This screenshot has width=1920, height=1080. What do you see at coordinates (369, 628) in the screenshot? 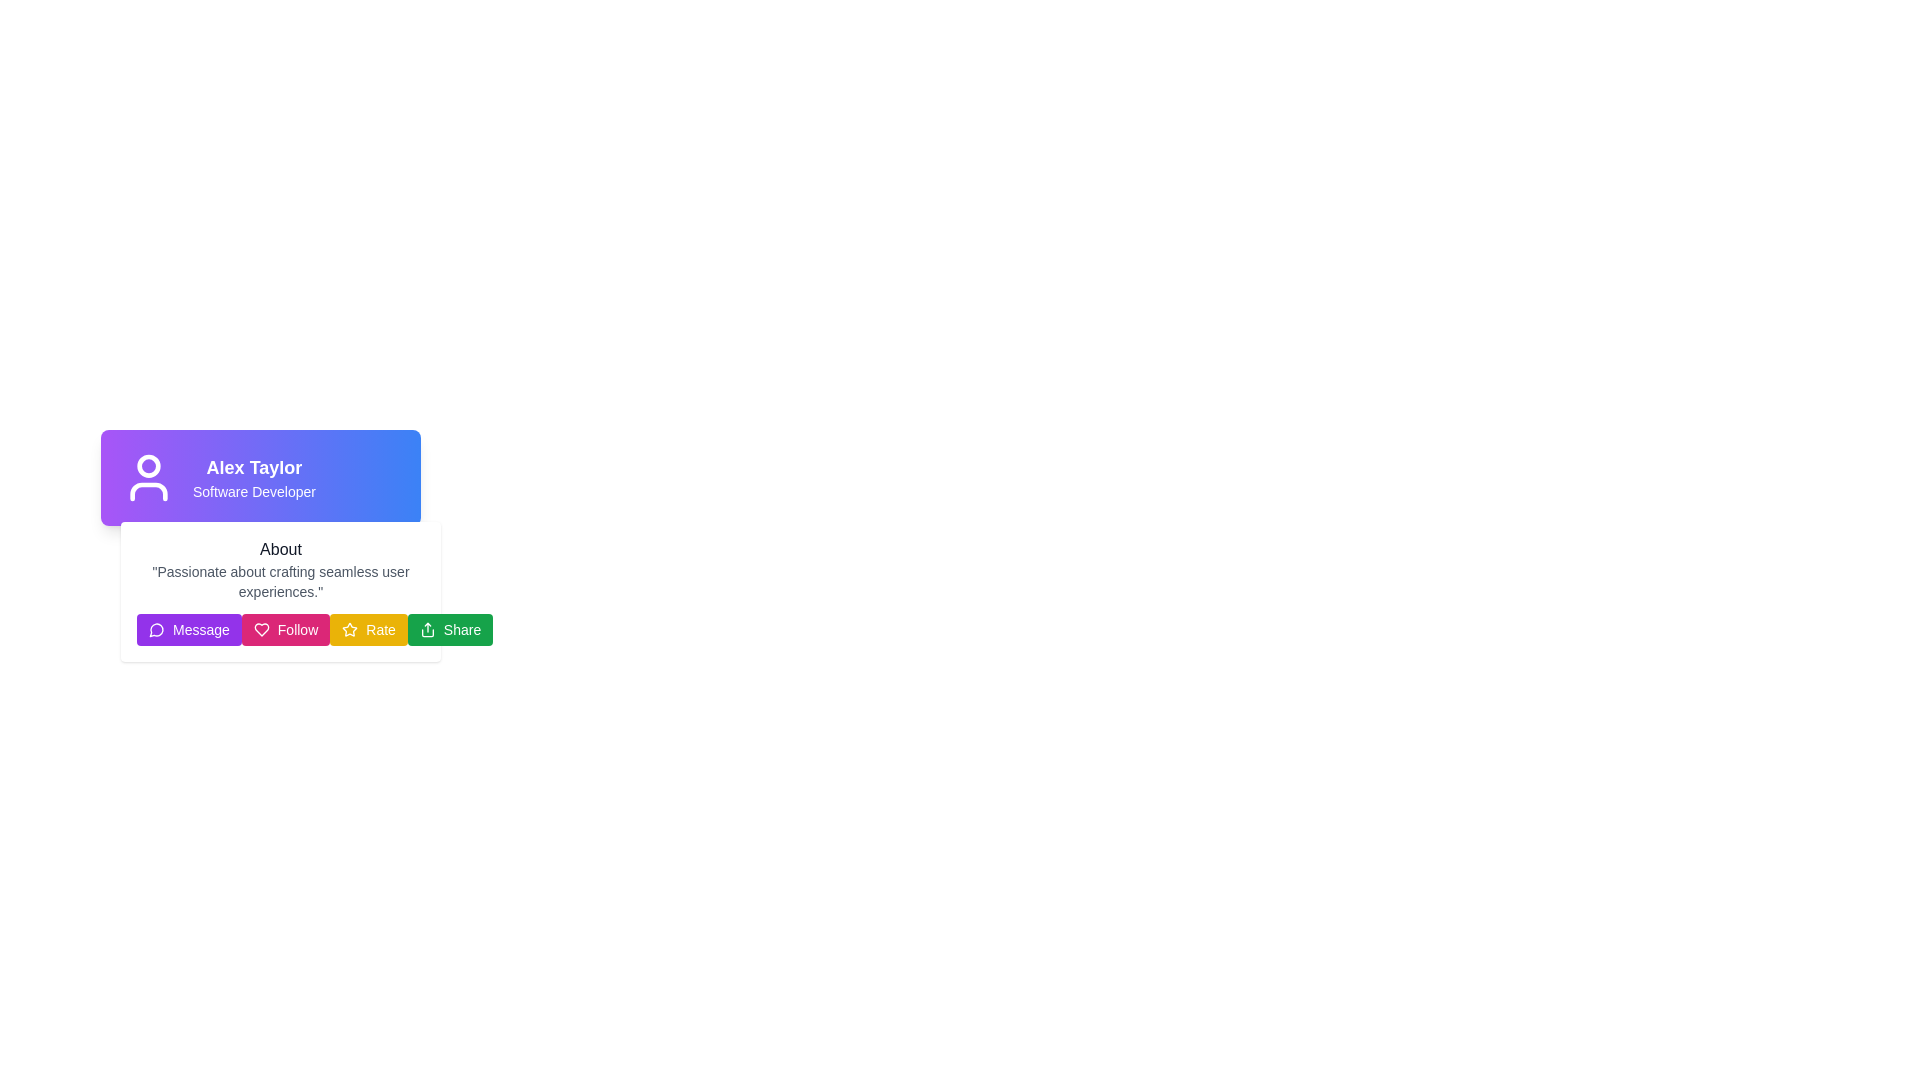
I see `the rating button located centrally below the 'About' section, which is the third button in a row of four buttons` at bounding box center [369, 628].